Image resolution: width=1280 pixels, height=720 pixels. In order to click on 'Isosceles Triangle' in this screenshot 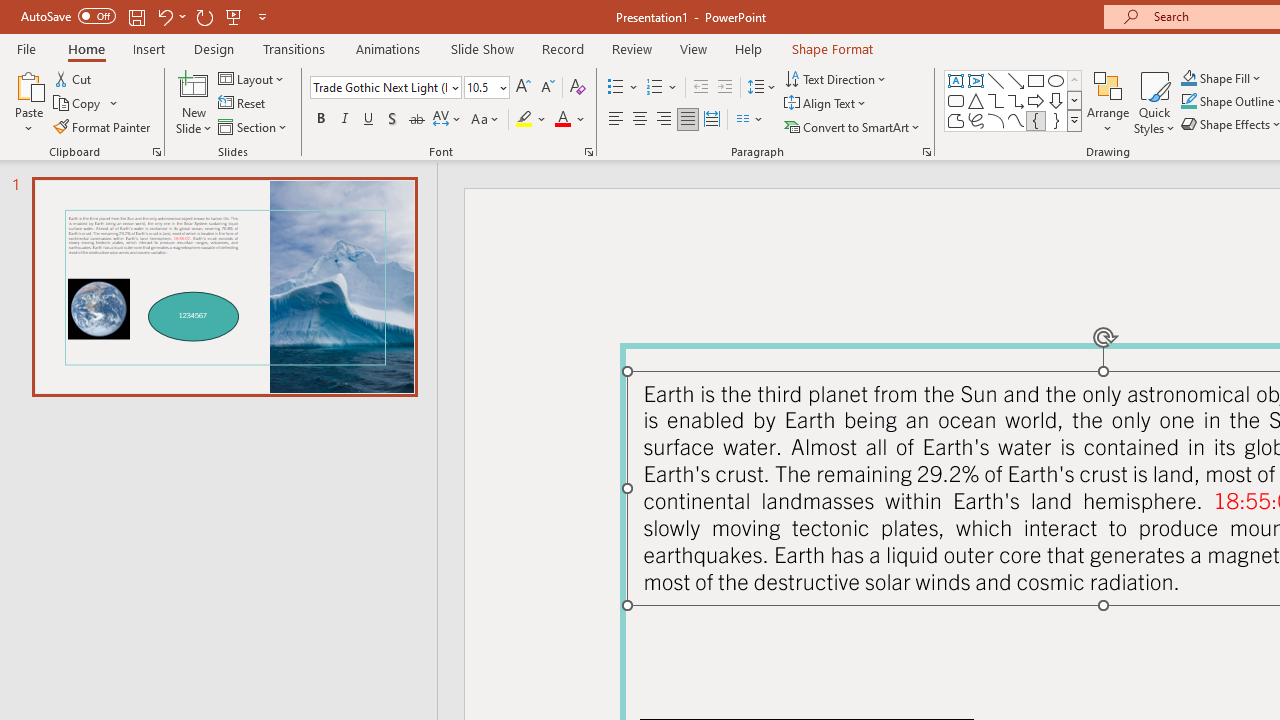, I will do `click(976, 100)`.